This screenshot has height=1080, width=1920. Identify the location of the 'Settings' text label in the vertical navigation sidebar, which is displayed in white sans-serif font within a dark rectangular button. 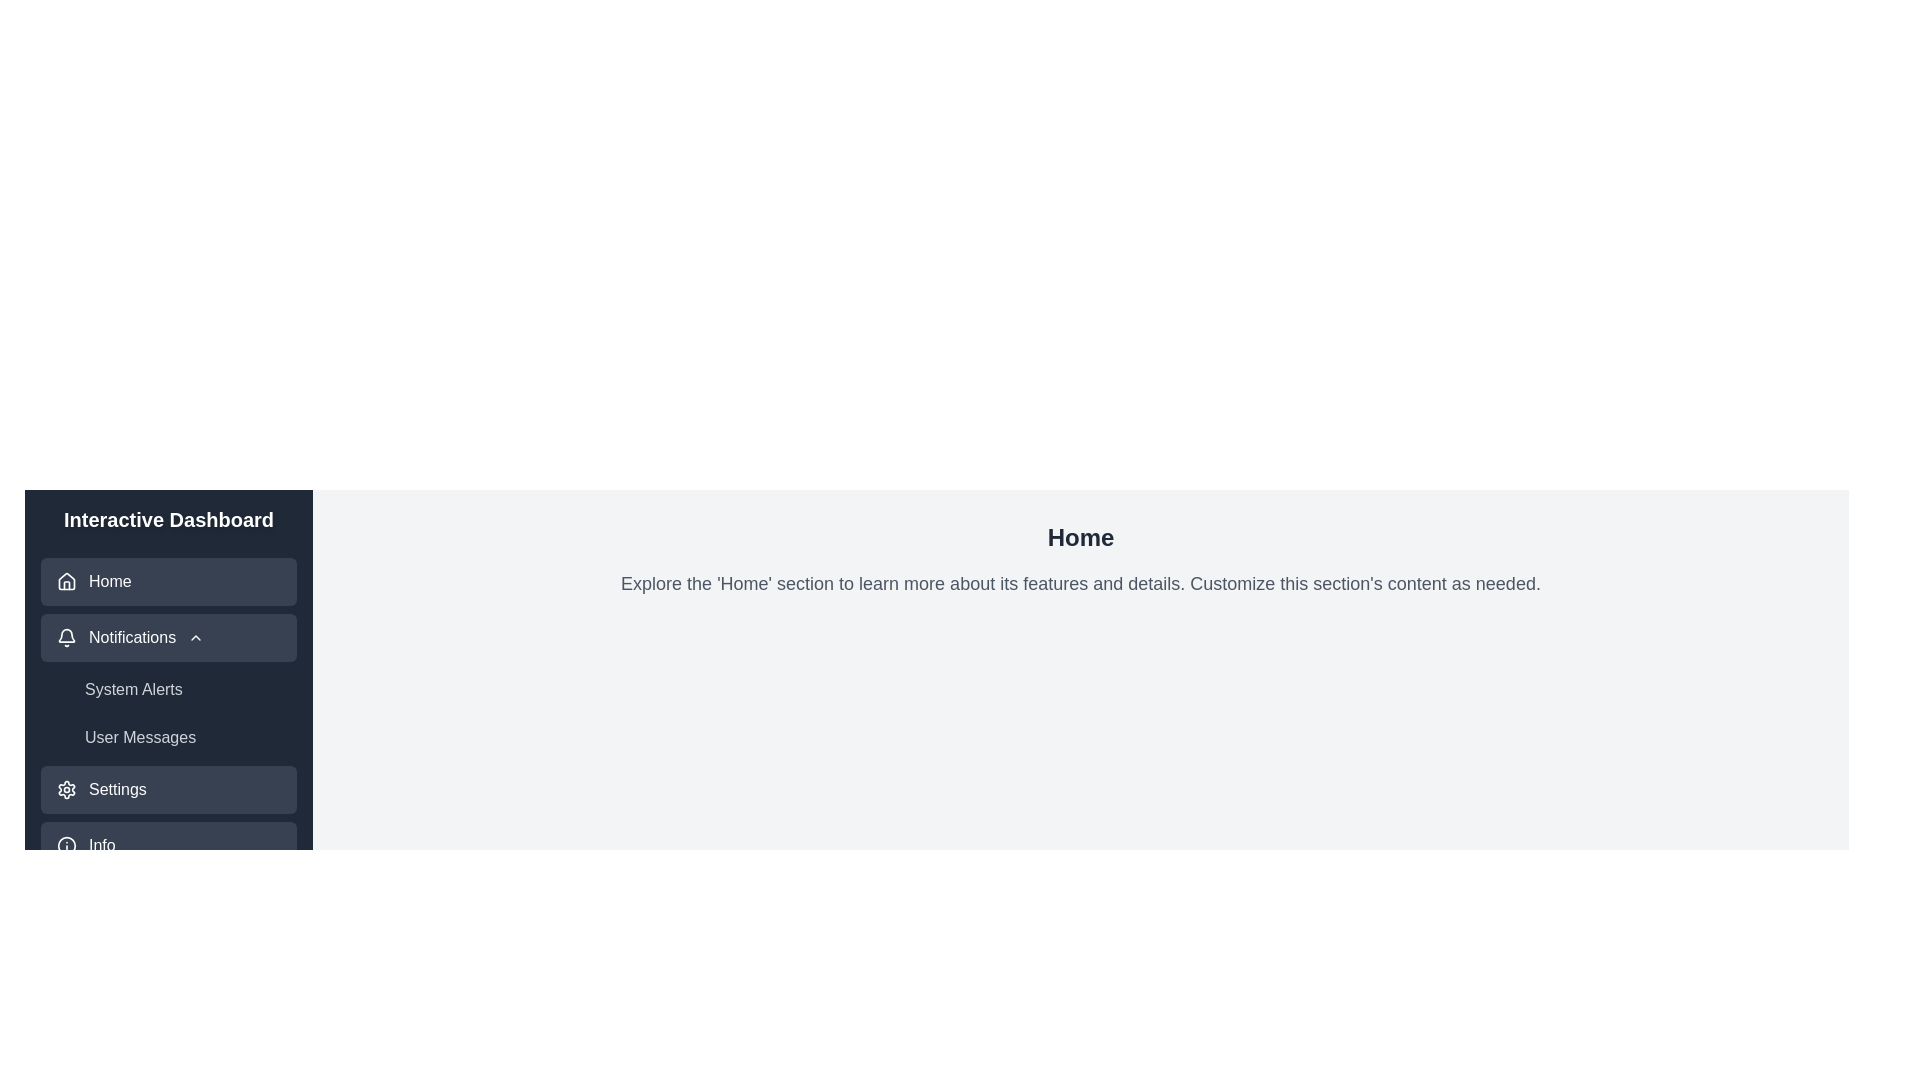
(116, 789).